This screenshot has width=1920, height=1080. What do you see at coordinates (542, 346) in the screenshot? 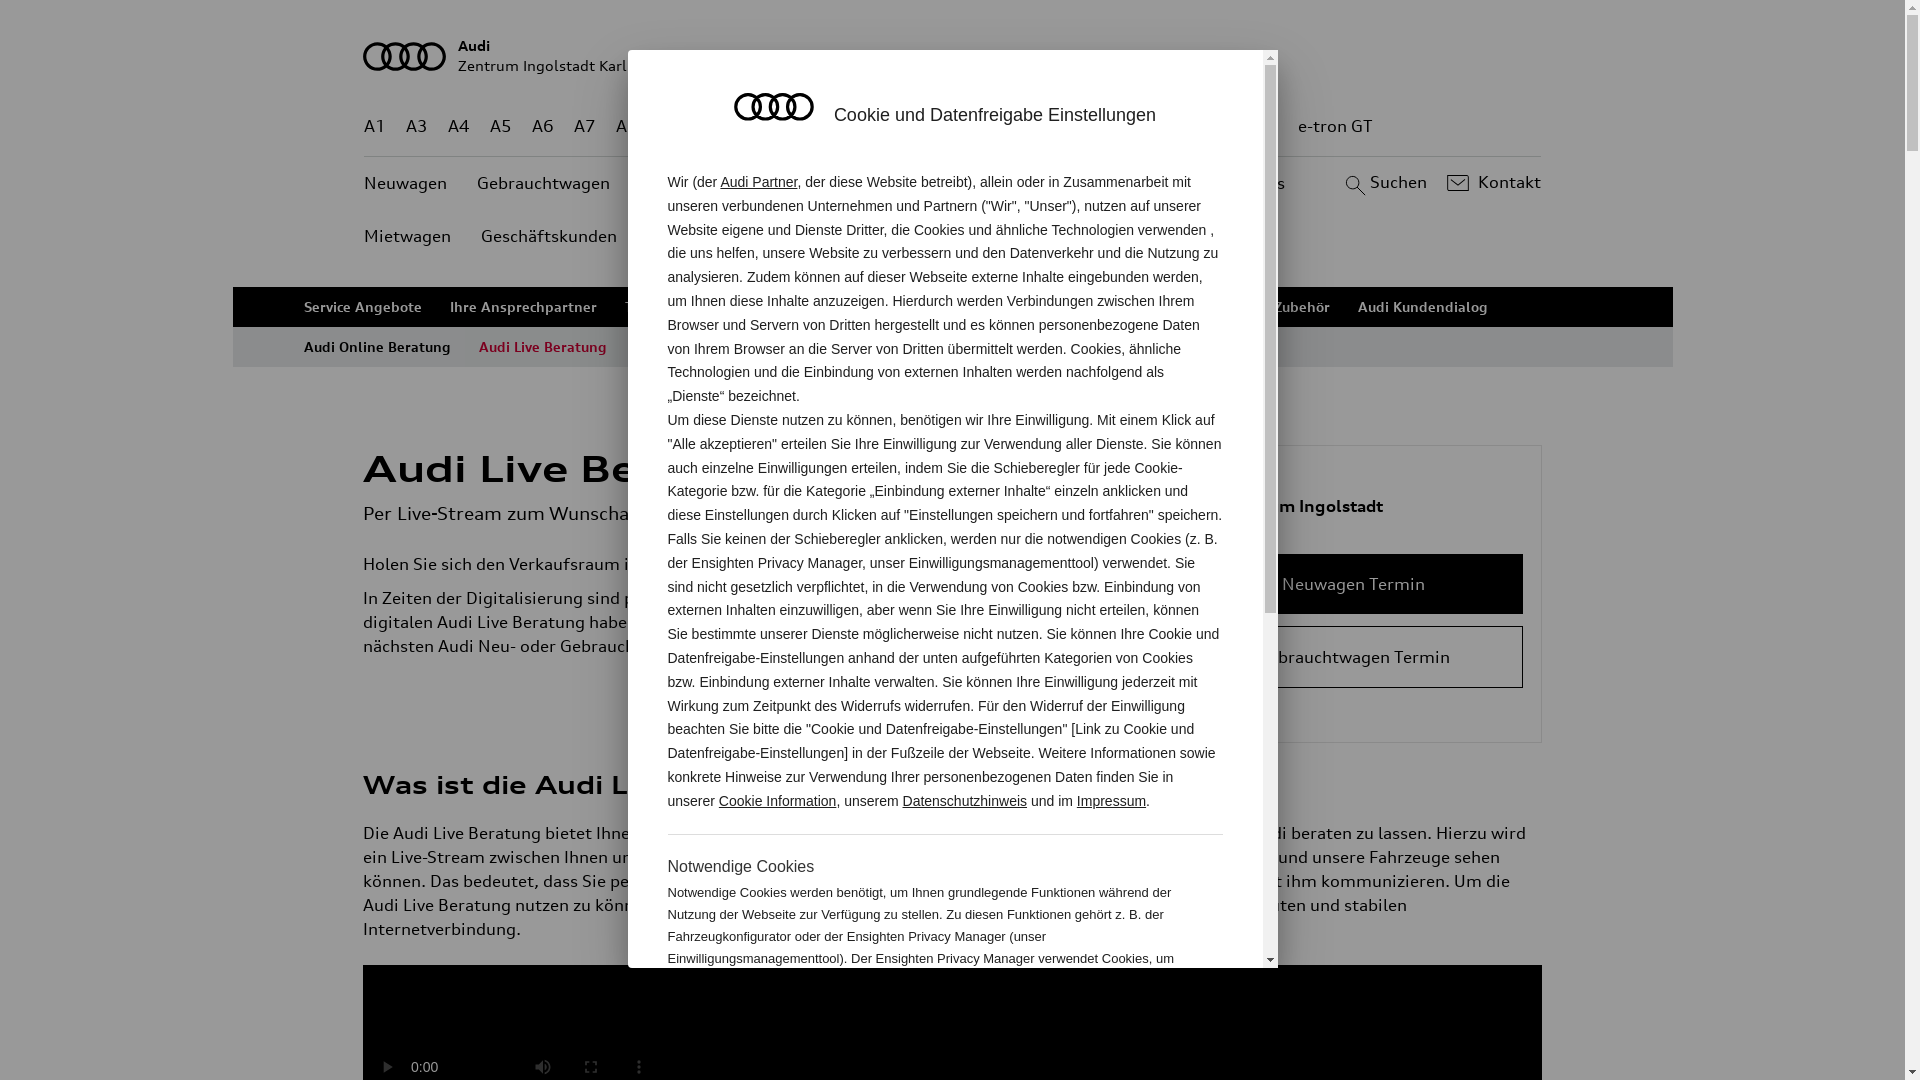
I see `'Audi Live Beratung'` at bounding box center [542, 346].